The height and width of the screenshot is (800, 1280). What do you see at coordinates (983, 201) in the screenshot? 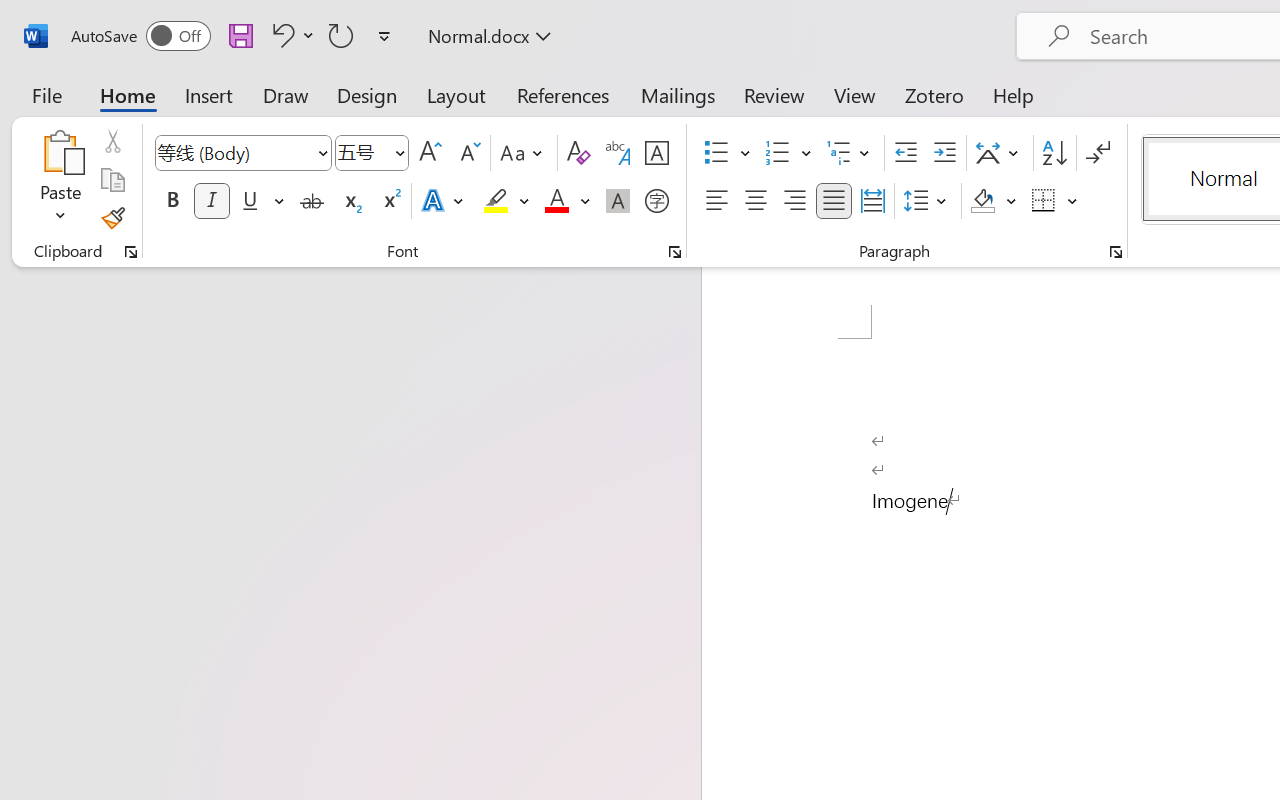
I see `'Shading RGB(0, 0, 0)'` at bounding box center [983, 201].